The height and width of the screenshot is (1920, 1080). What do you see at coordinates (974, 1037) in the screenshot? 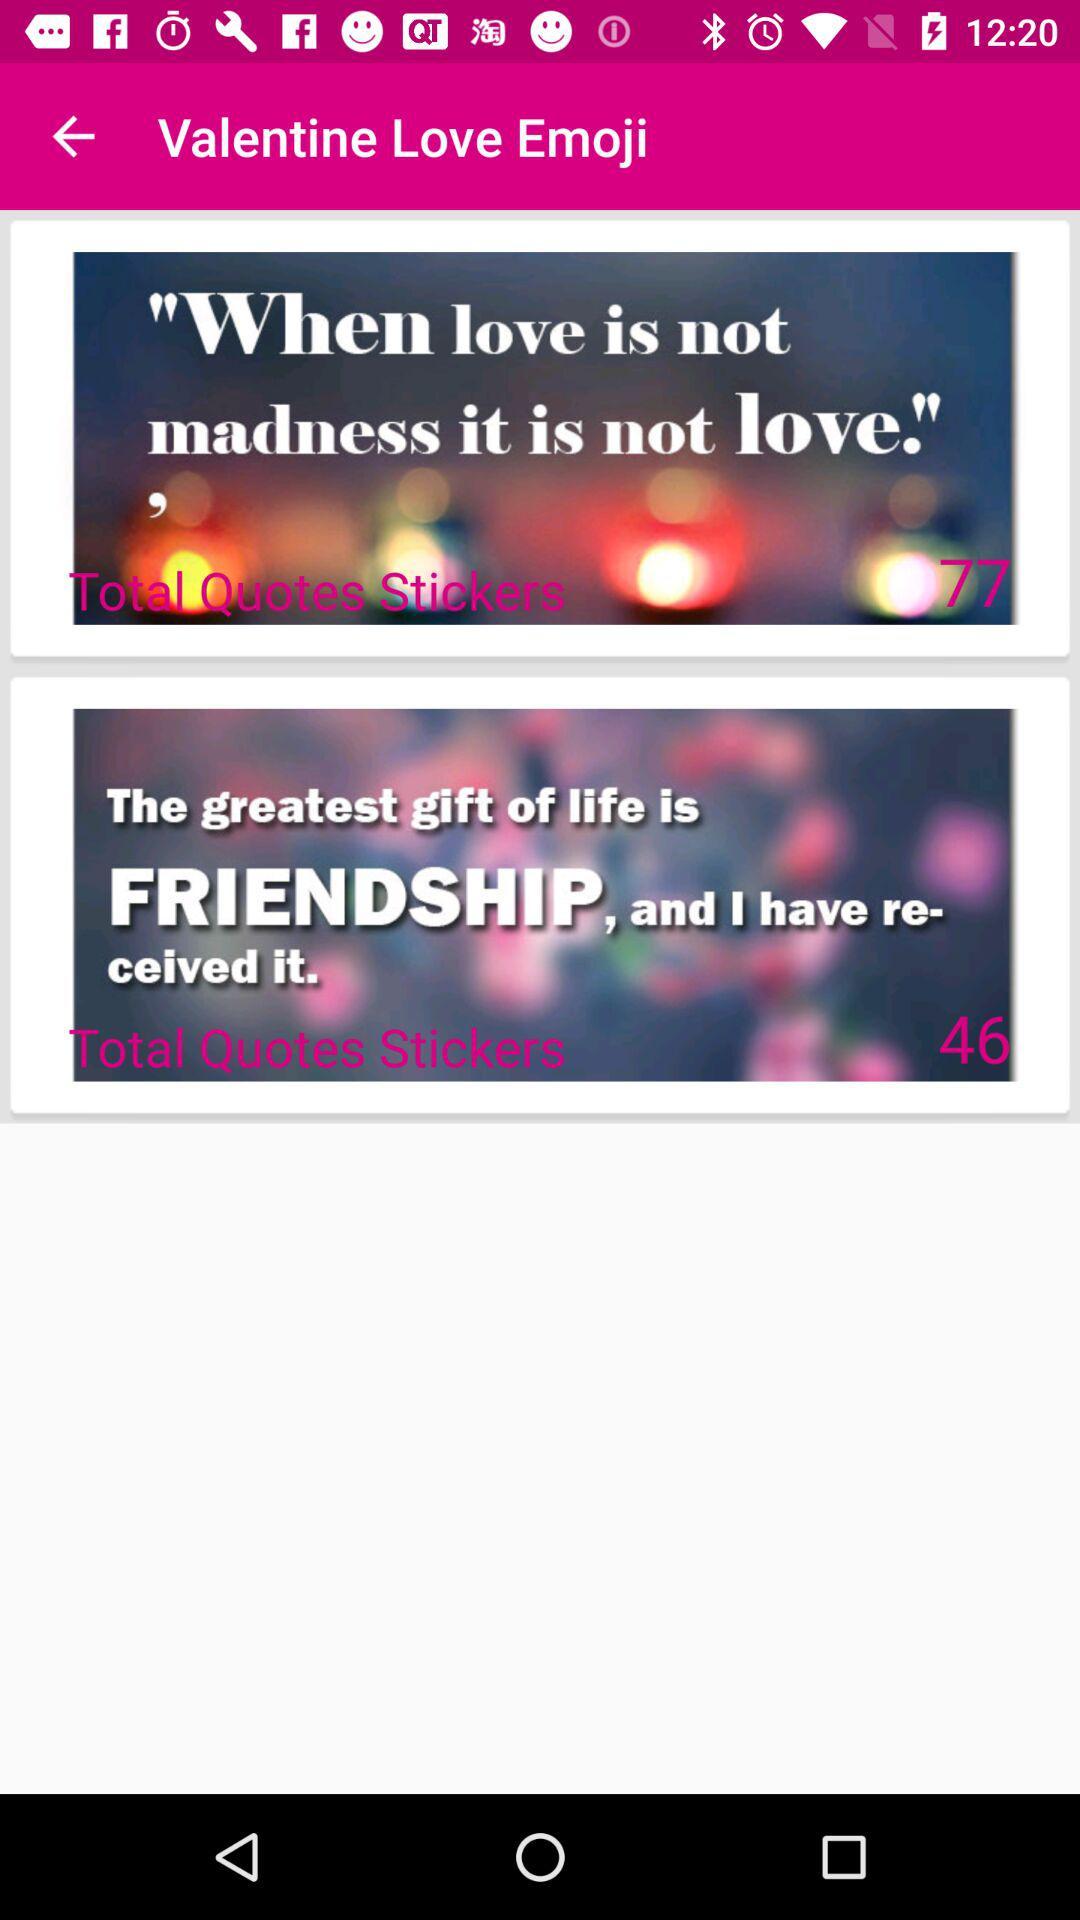
I see `46 icon` at bounding box center [974, 1037].